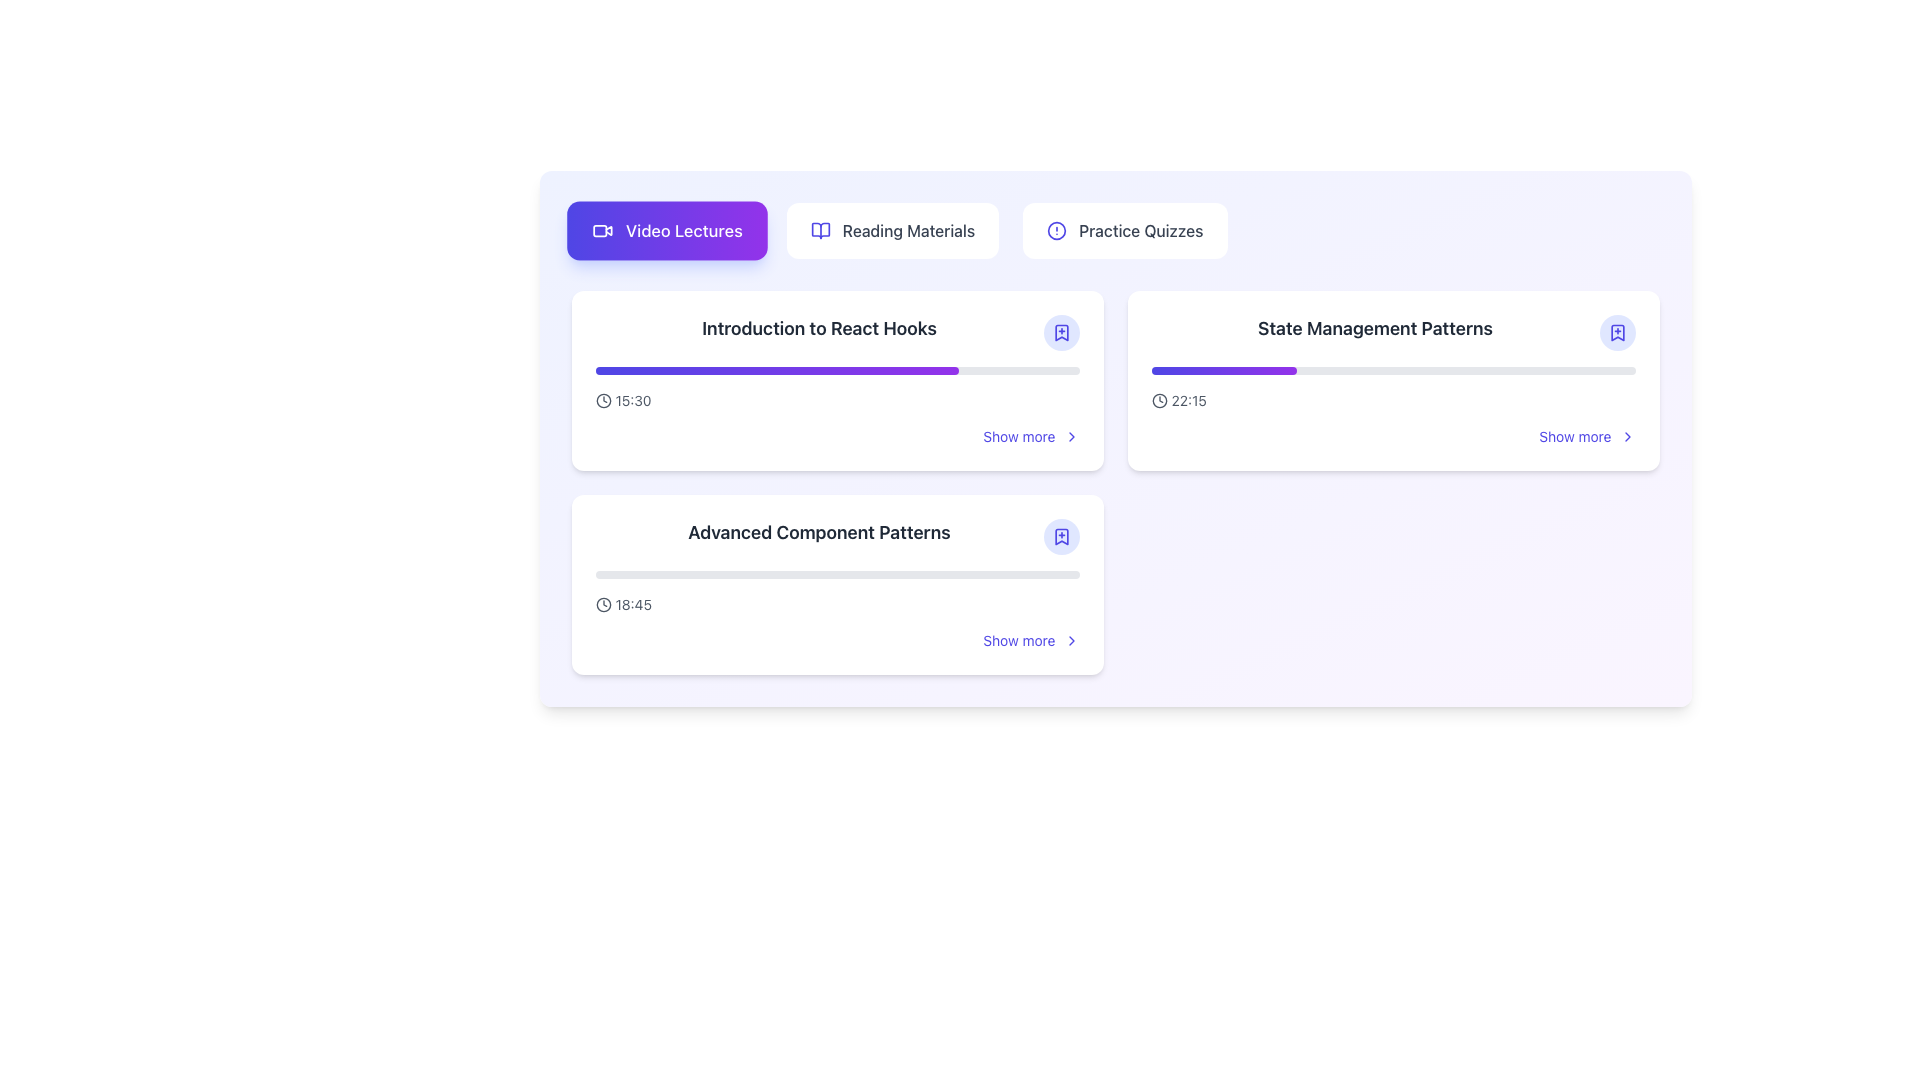 Image resolution: width=1920 pixels, height=1080 pixels. I want to click on the small circular component with a thin outline, which is nested within a warning or alert icon located in the top bar, near the 'Practice Quizzes' button, so click(1056, 230).